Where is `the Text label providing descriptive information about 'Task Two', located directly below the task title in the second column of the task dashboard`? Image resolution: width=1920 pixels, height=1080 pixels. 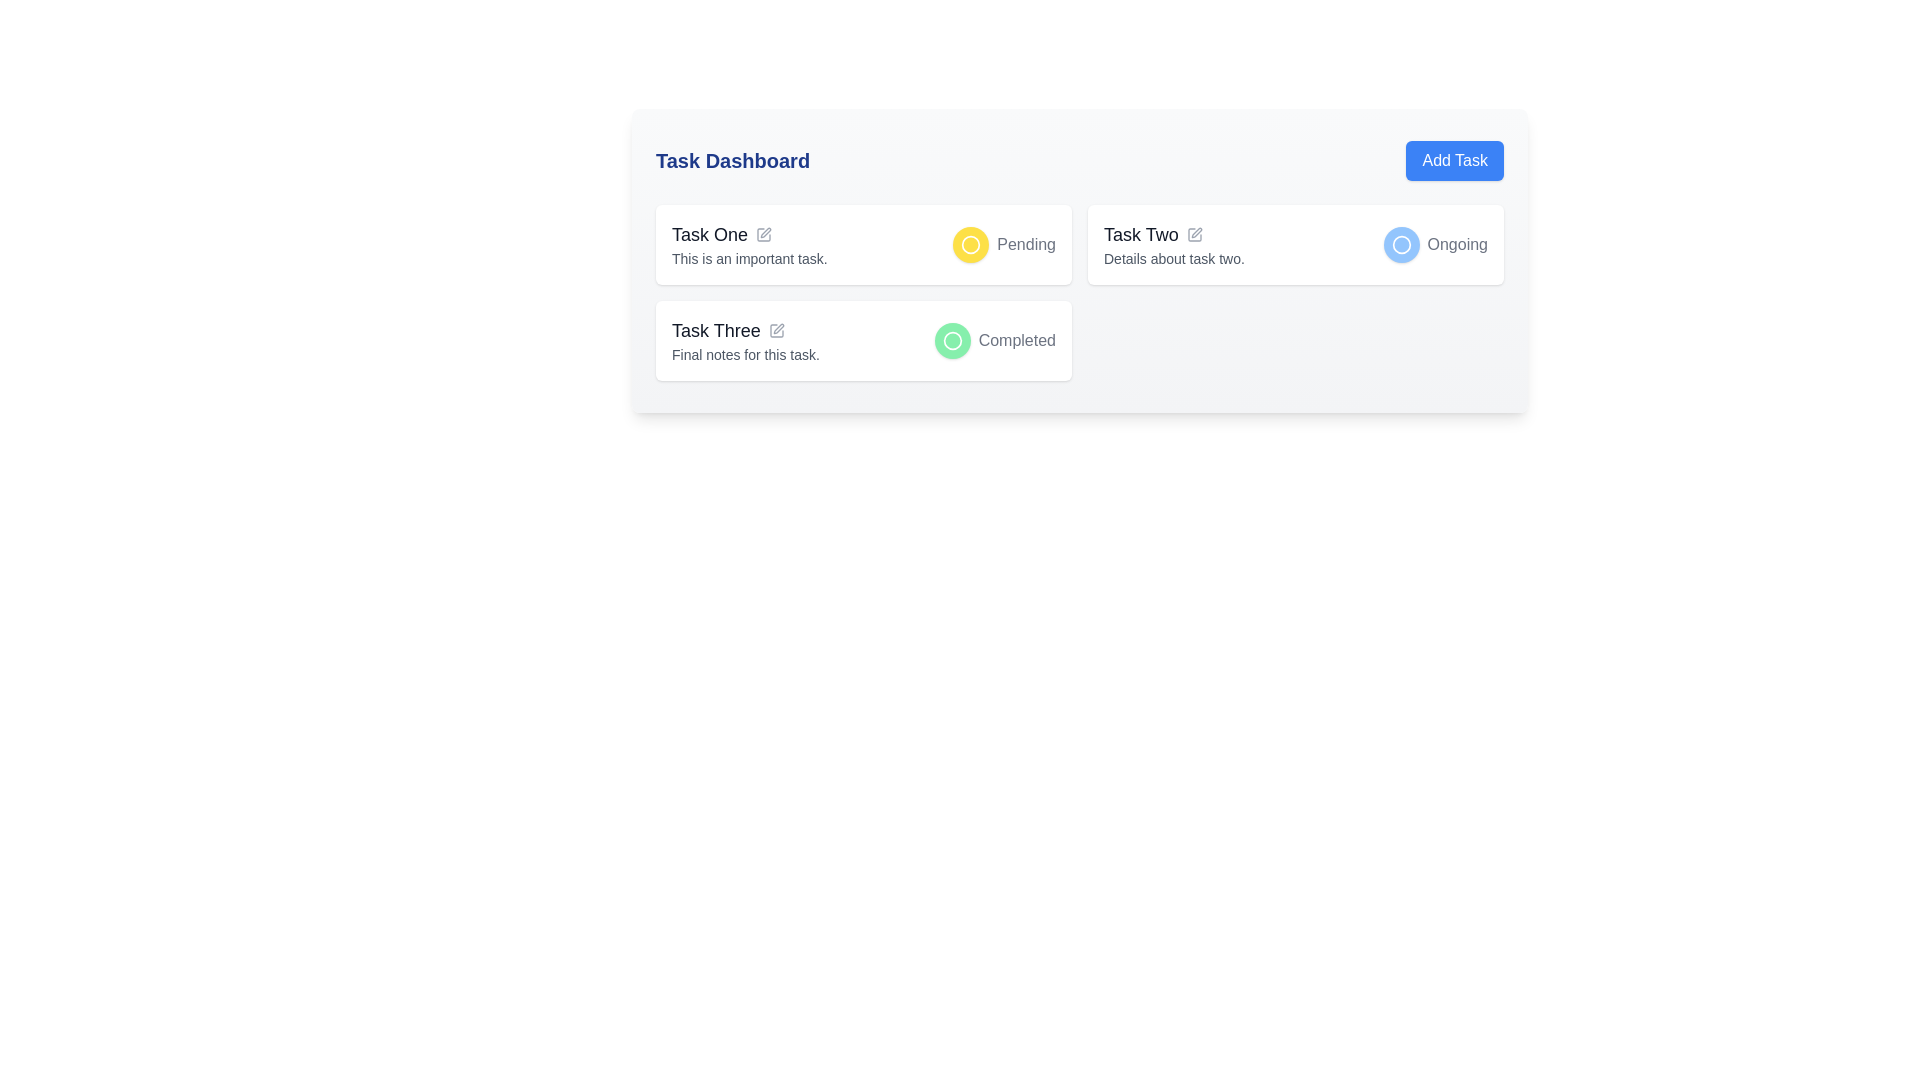 the Text label providing descriptive information about 'Task Two', located directly below the task title in the second column of the task dashboard is located at coordinates (1174, 257).